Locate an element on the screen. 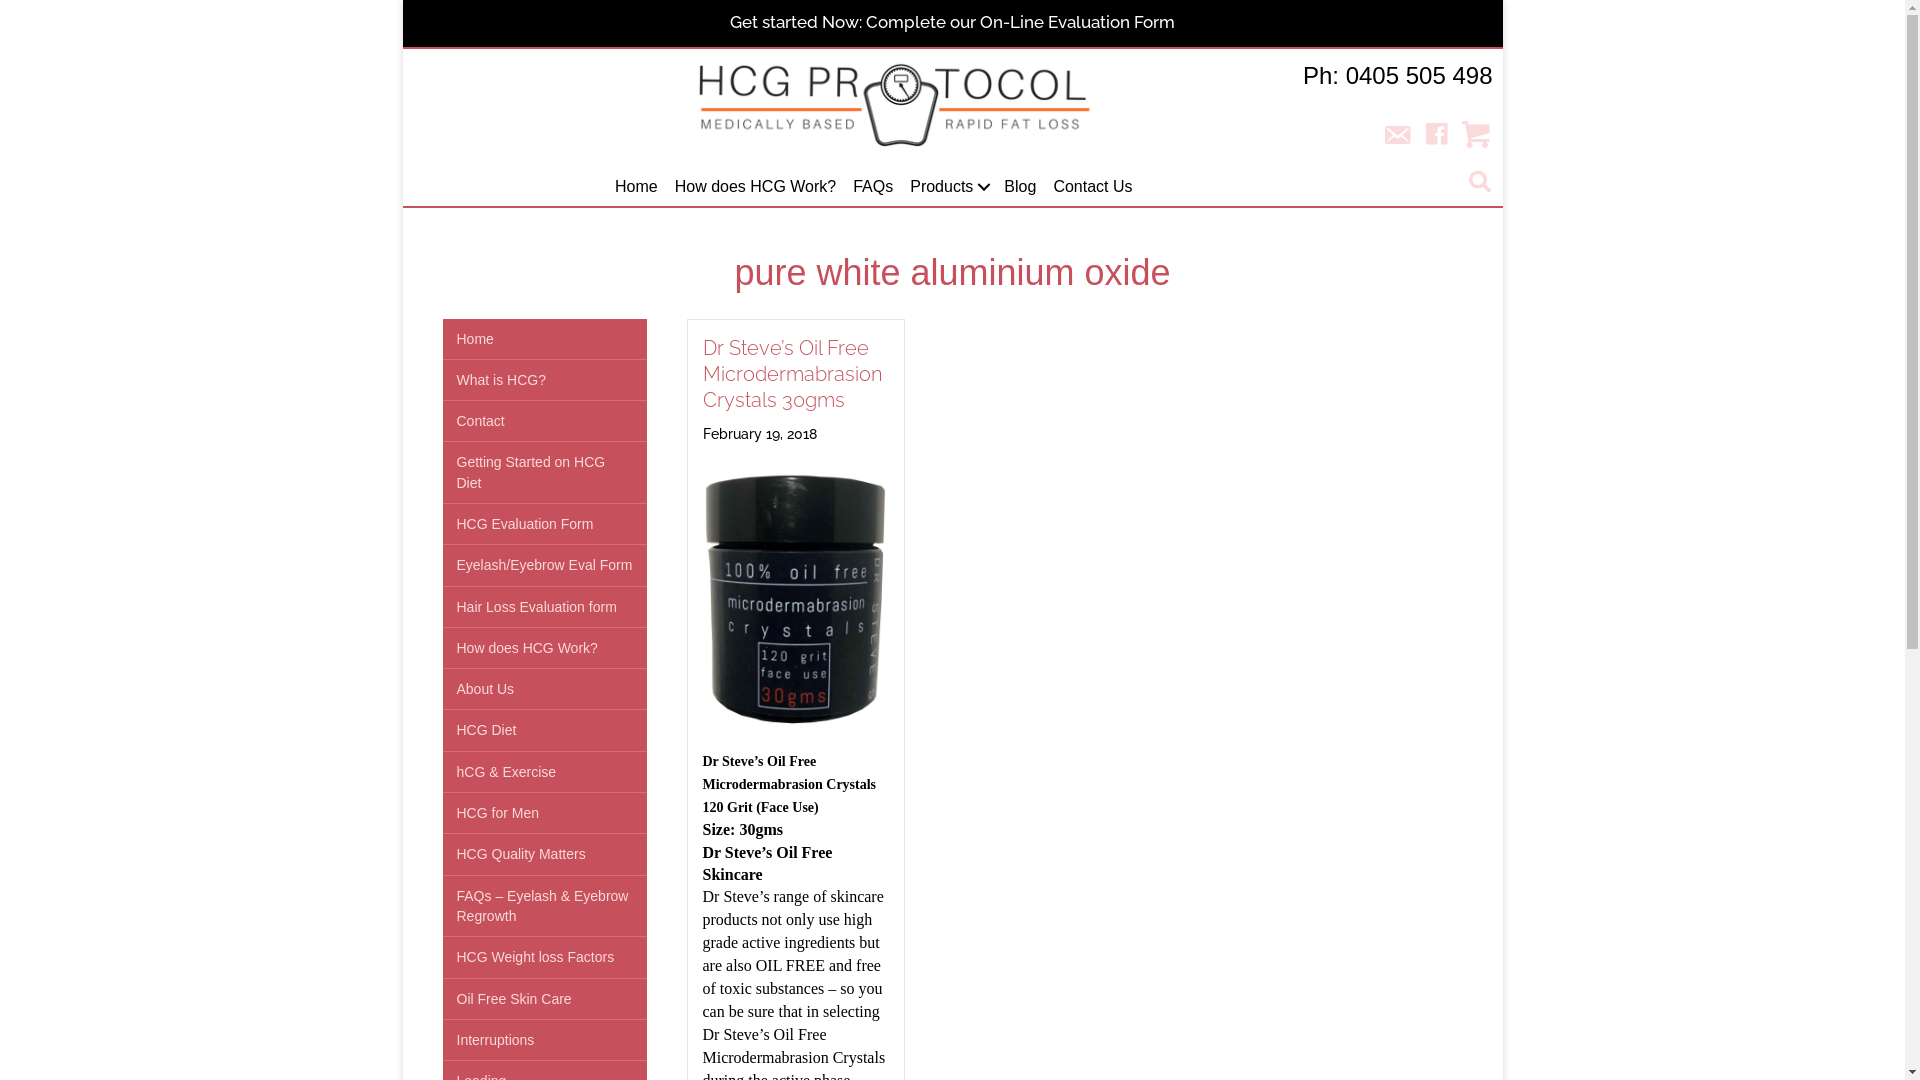 The image size is (1920, 1080). 'Getting Started on HCG Diet' is located at coordinates (543, 472).